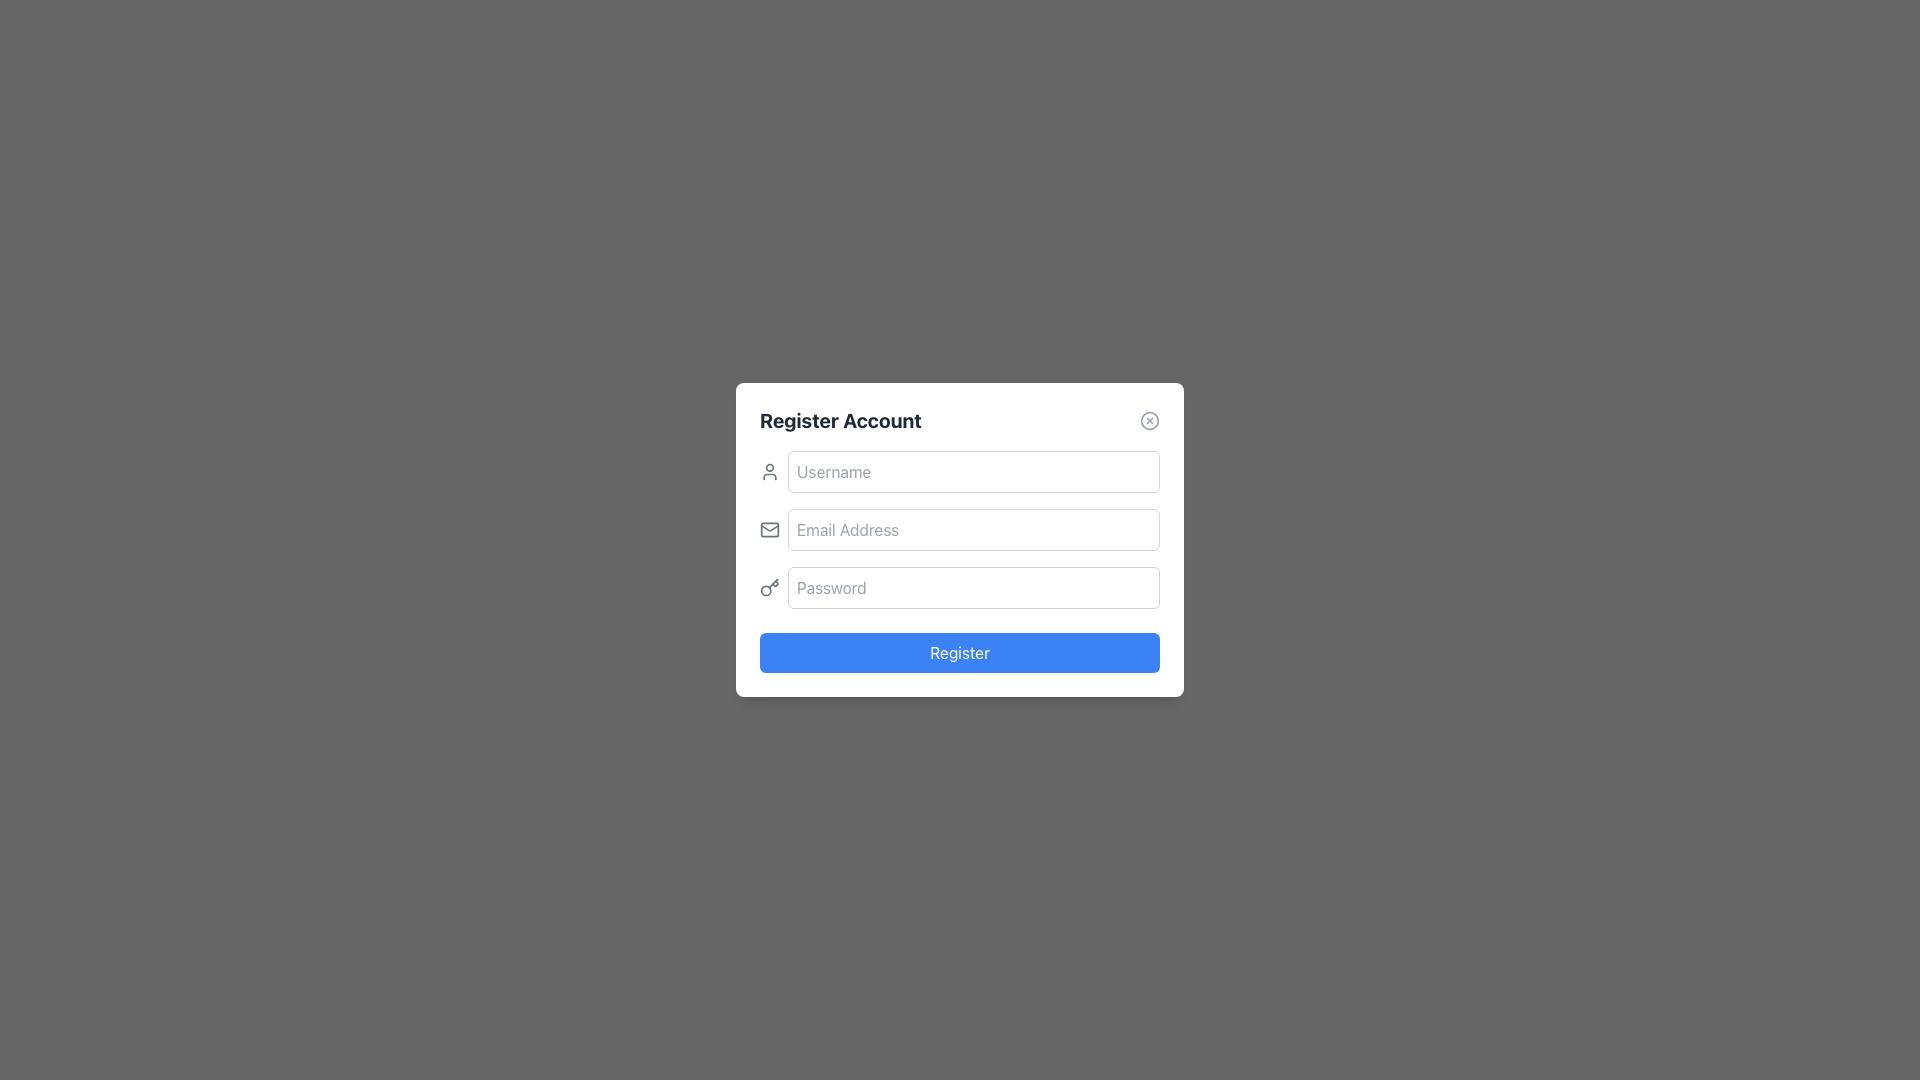  Describe the element at coordinates (768, 528) in the screenshot. I see `the background rectangle component of the envelope icon, which signifies an email or message context, located to the left of the 'Email Address' text input field` at that location.